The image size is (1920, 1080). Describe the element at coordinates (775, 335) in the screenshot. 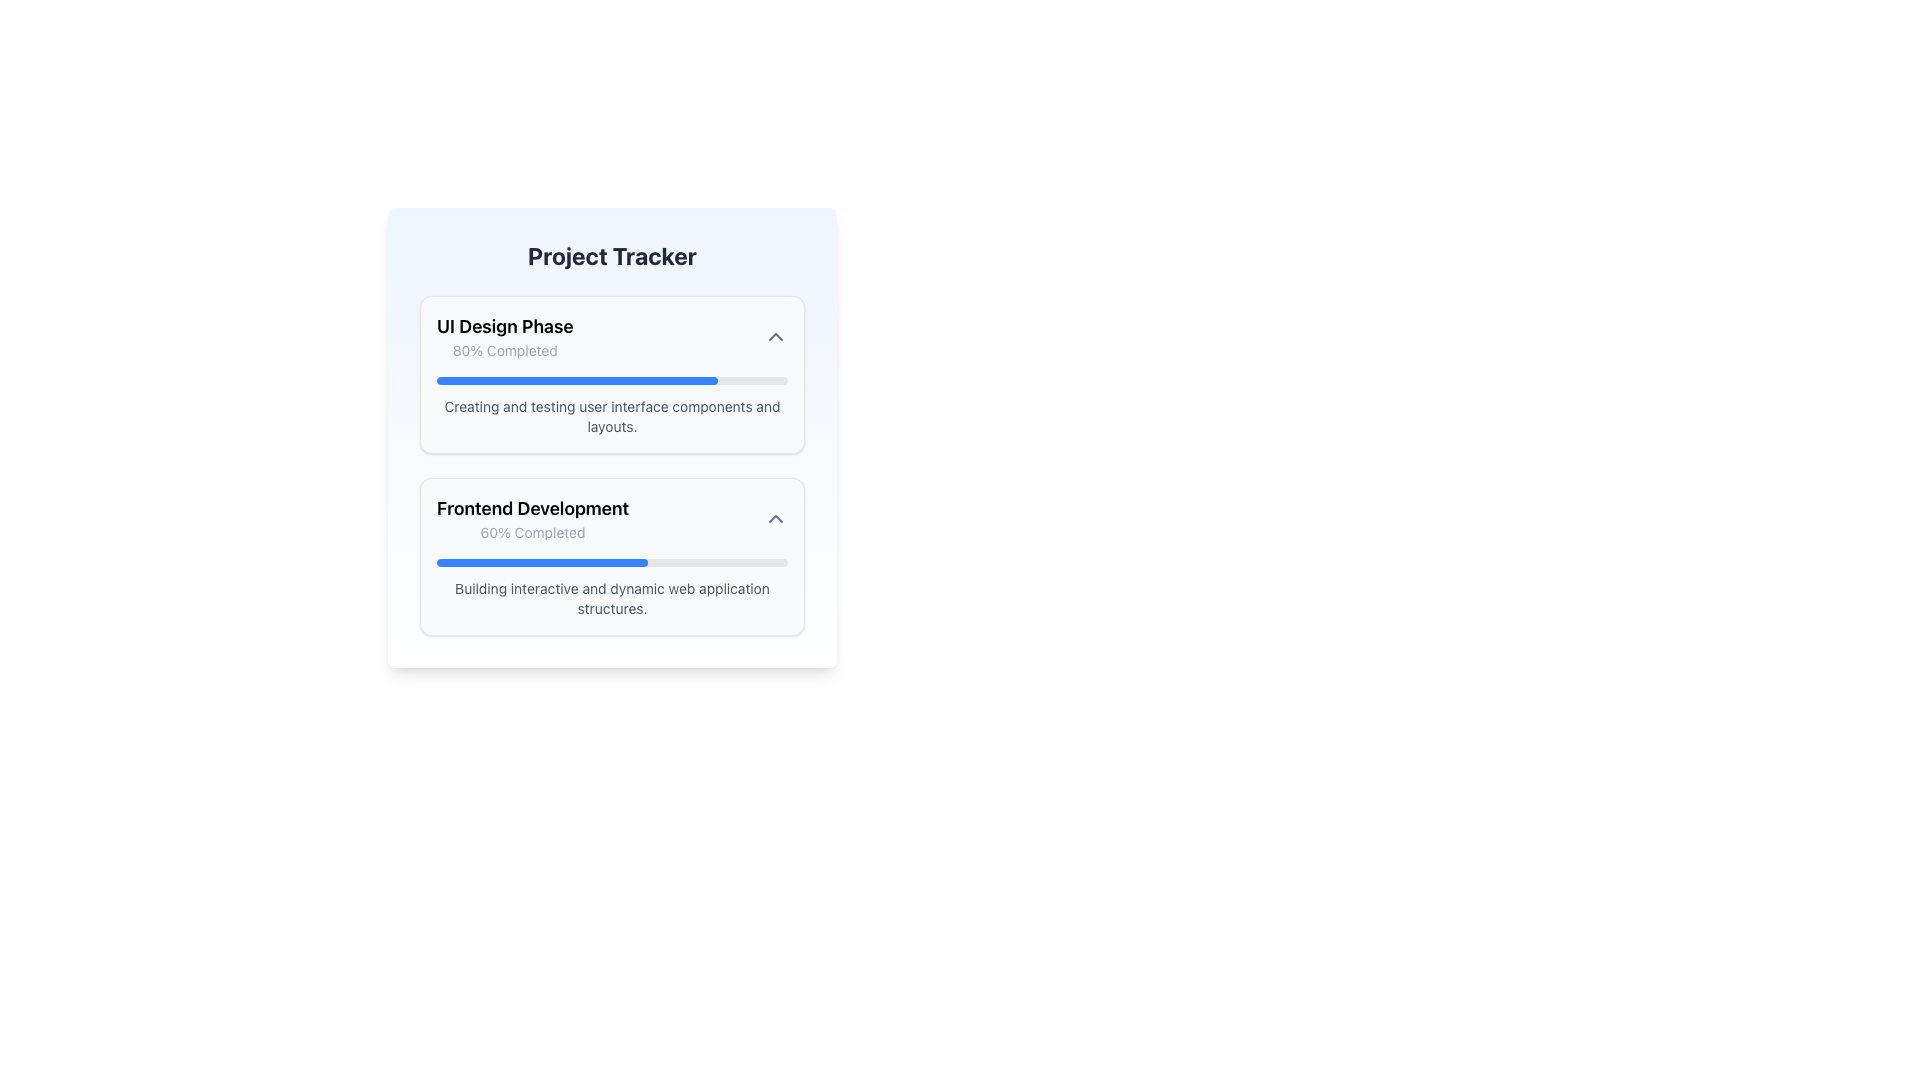

I see `the upward chevron icon next to the '80% Completed' text` at that location.